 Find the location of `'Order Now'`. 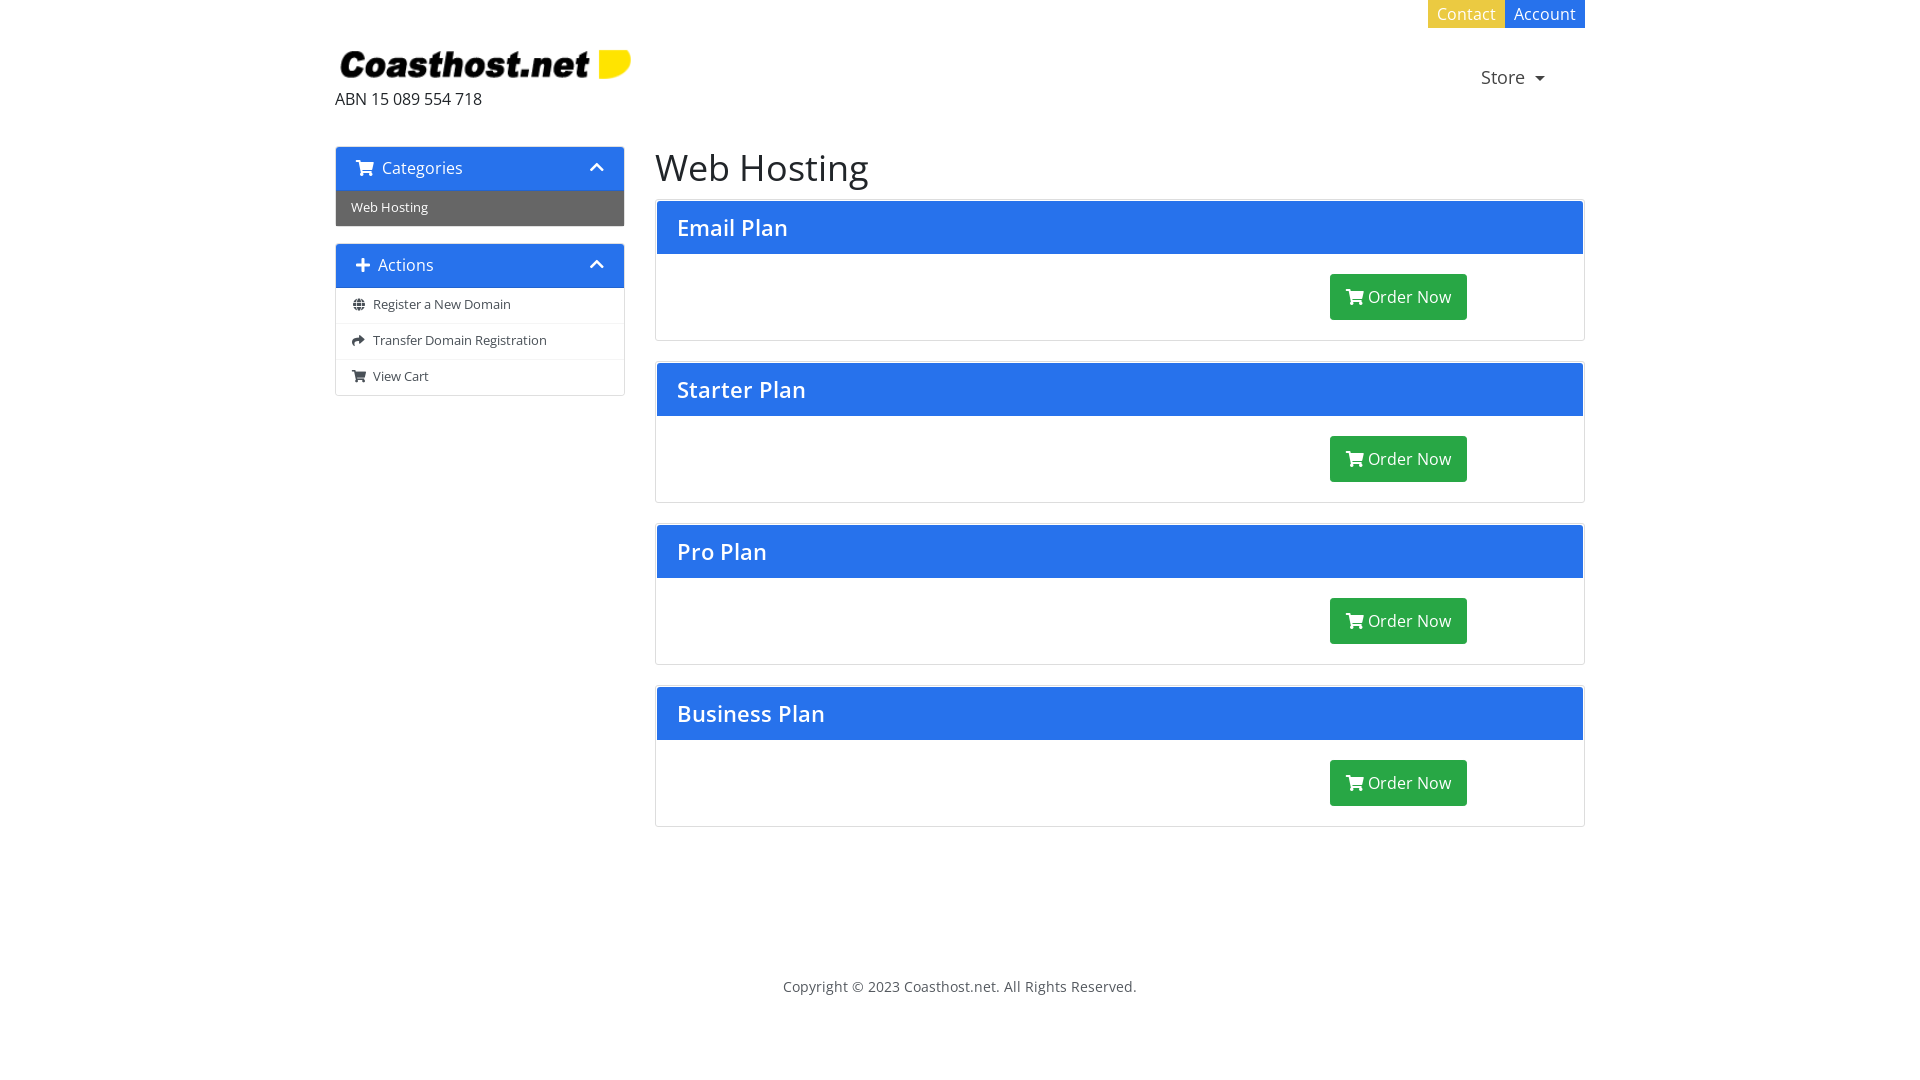

'Order Now' is located at coordinates (1397, 620).